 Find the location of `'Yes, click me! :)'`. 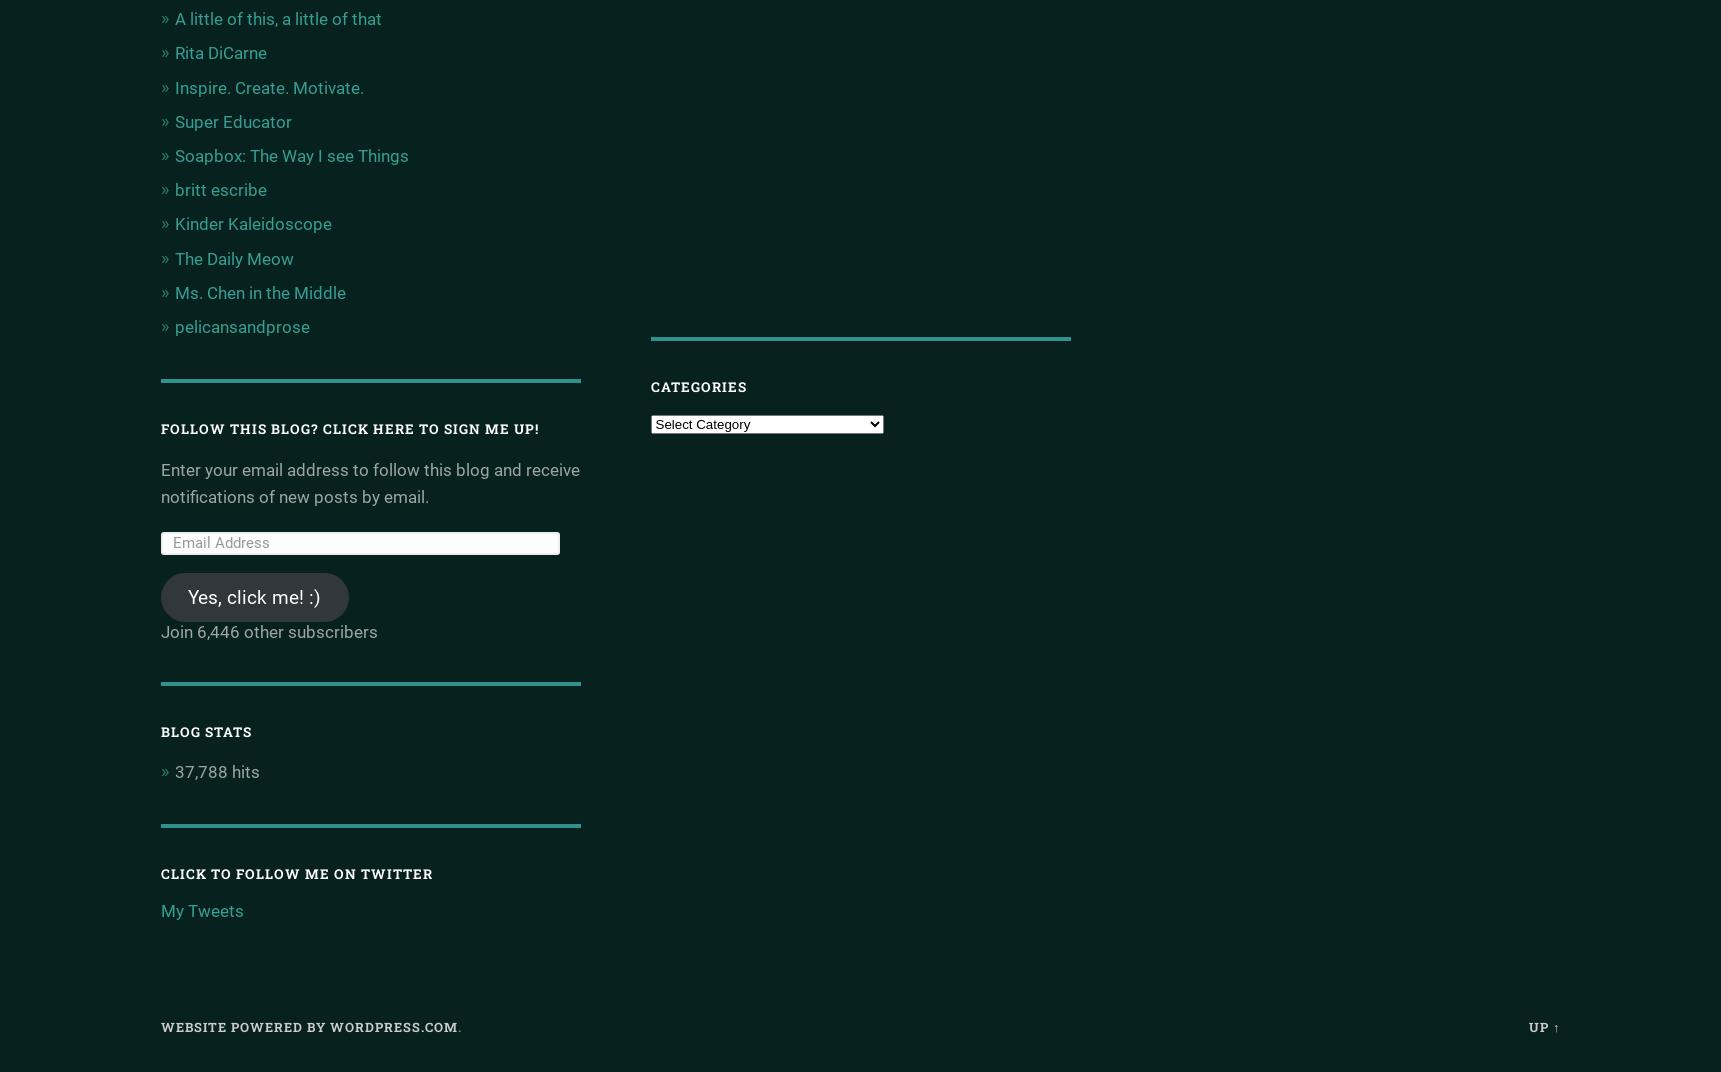

'Yes, click me! :)' is located at coordinates (254, 595).